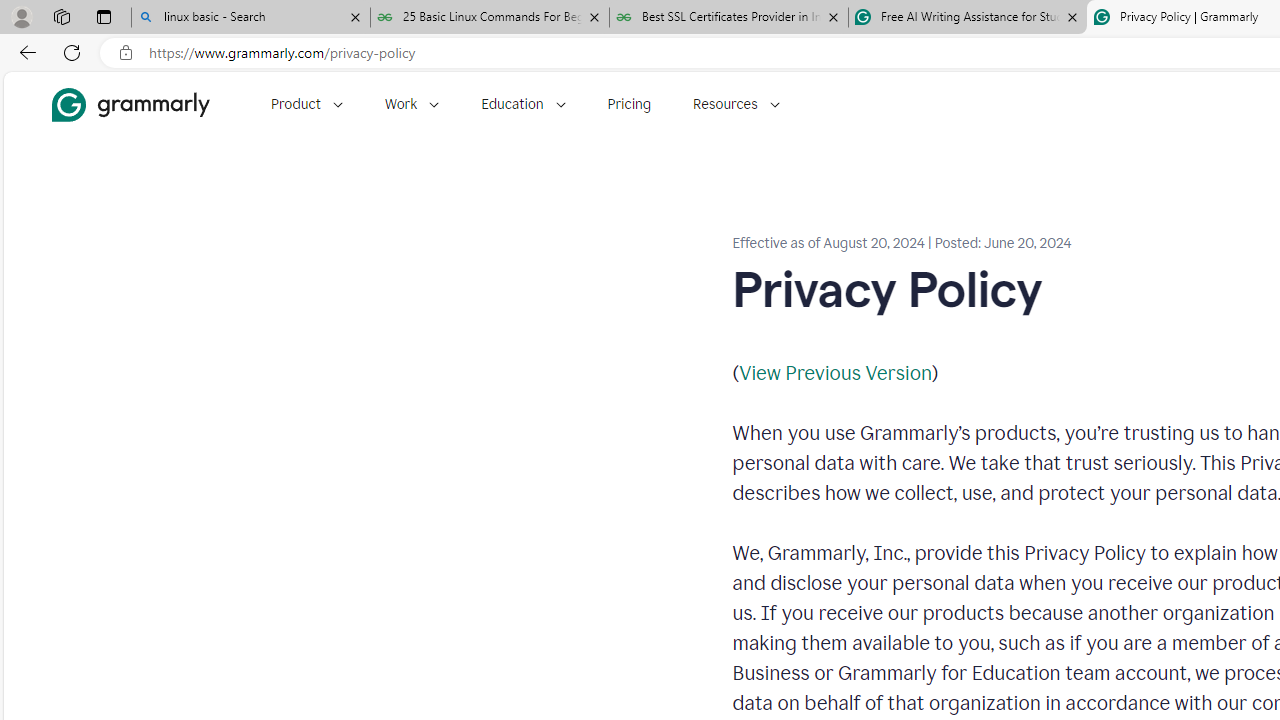 The width and height of the screenshot is (1280, 720). What do you see at coordinates (523, 104) in the screenshot?
I see `'Education'` at bounding box center [523, 104].